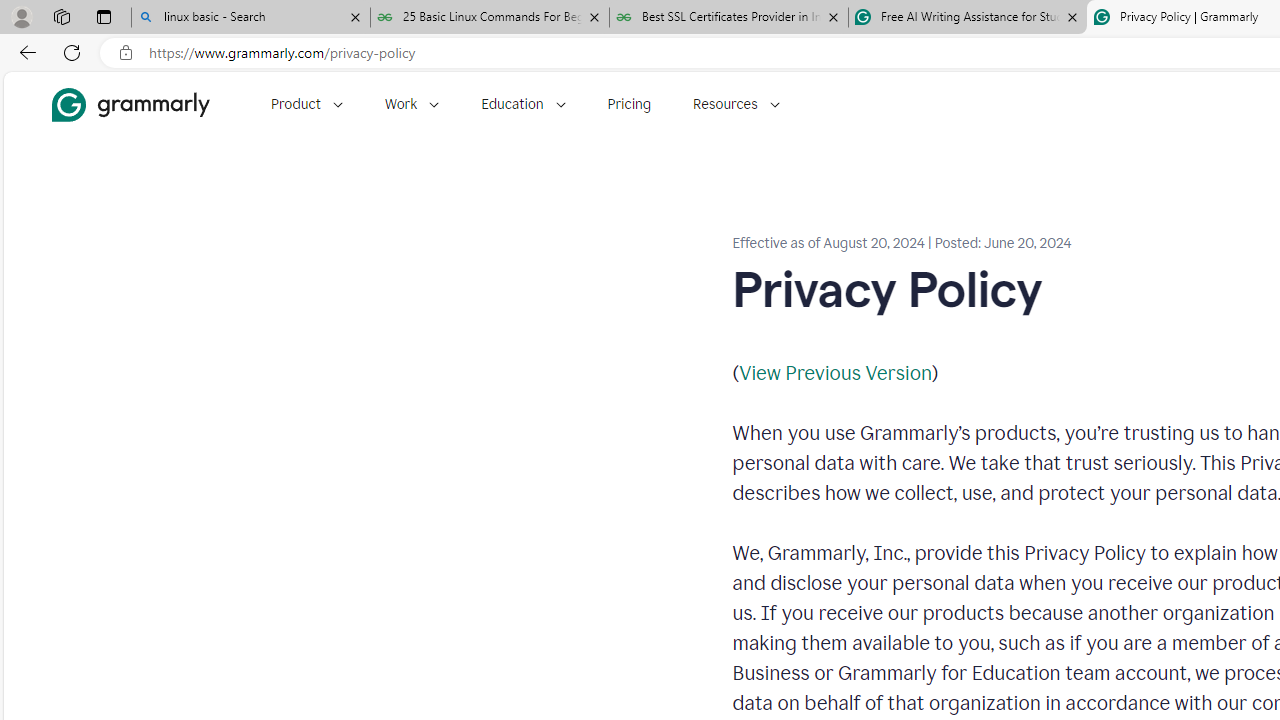 The width and height of the screenshot is (1280, 720). What do you see at coordinates (523, 104) in the screenshot?
I see `'Education'` at bounding box center [523, 104].